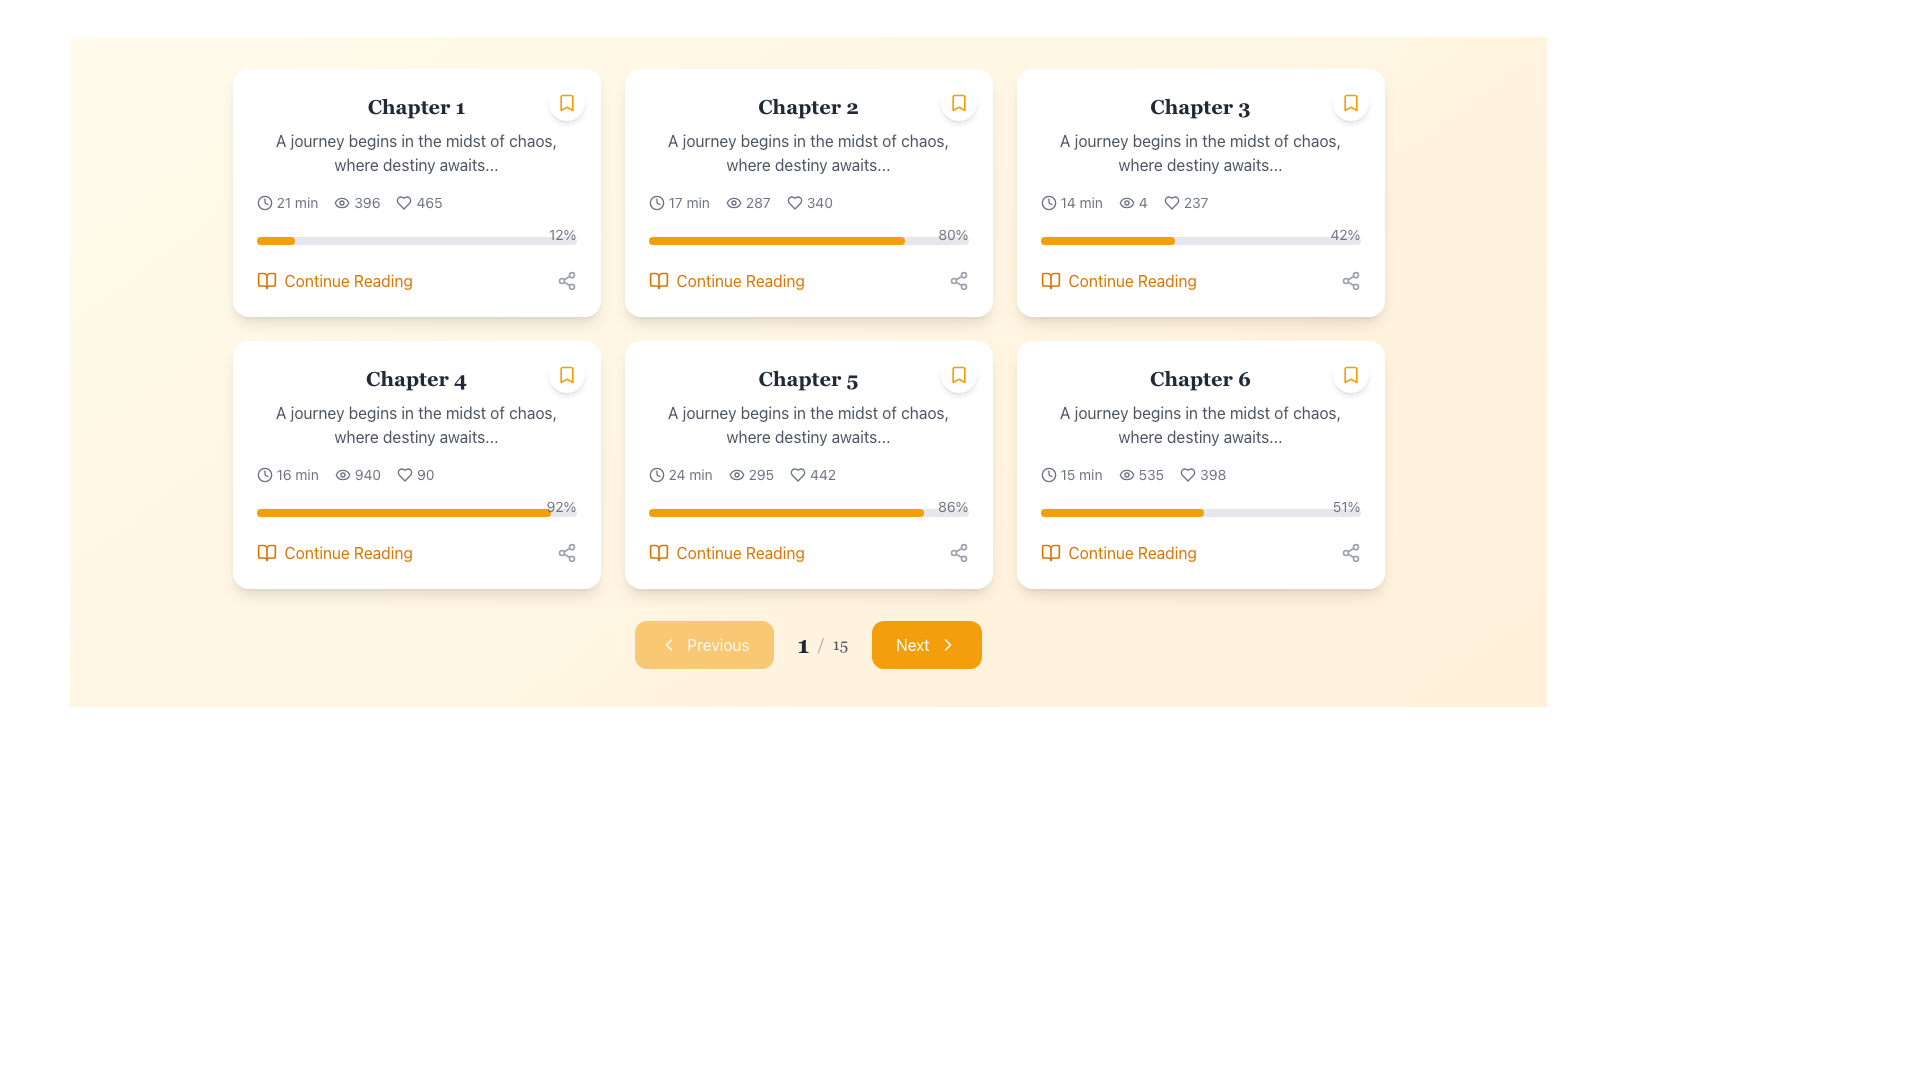 The width and height of the screenshot is (1920, 1080). I want to click on the text block with heading and subtitle that provides a preview for Chapter 6, located in the lower right card of the grid layout, so click(1200, 406).